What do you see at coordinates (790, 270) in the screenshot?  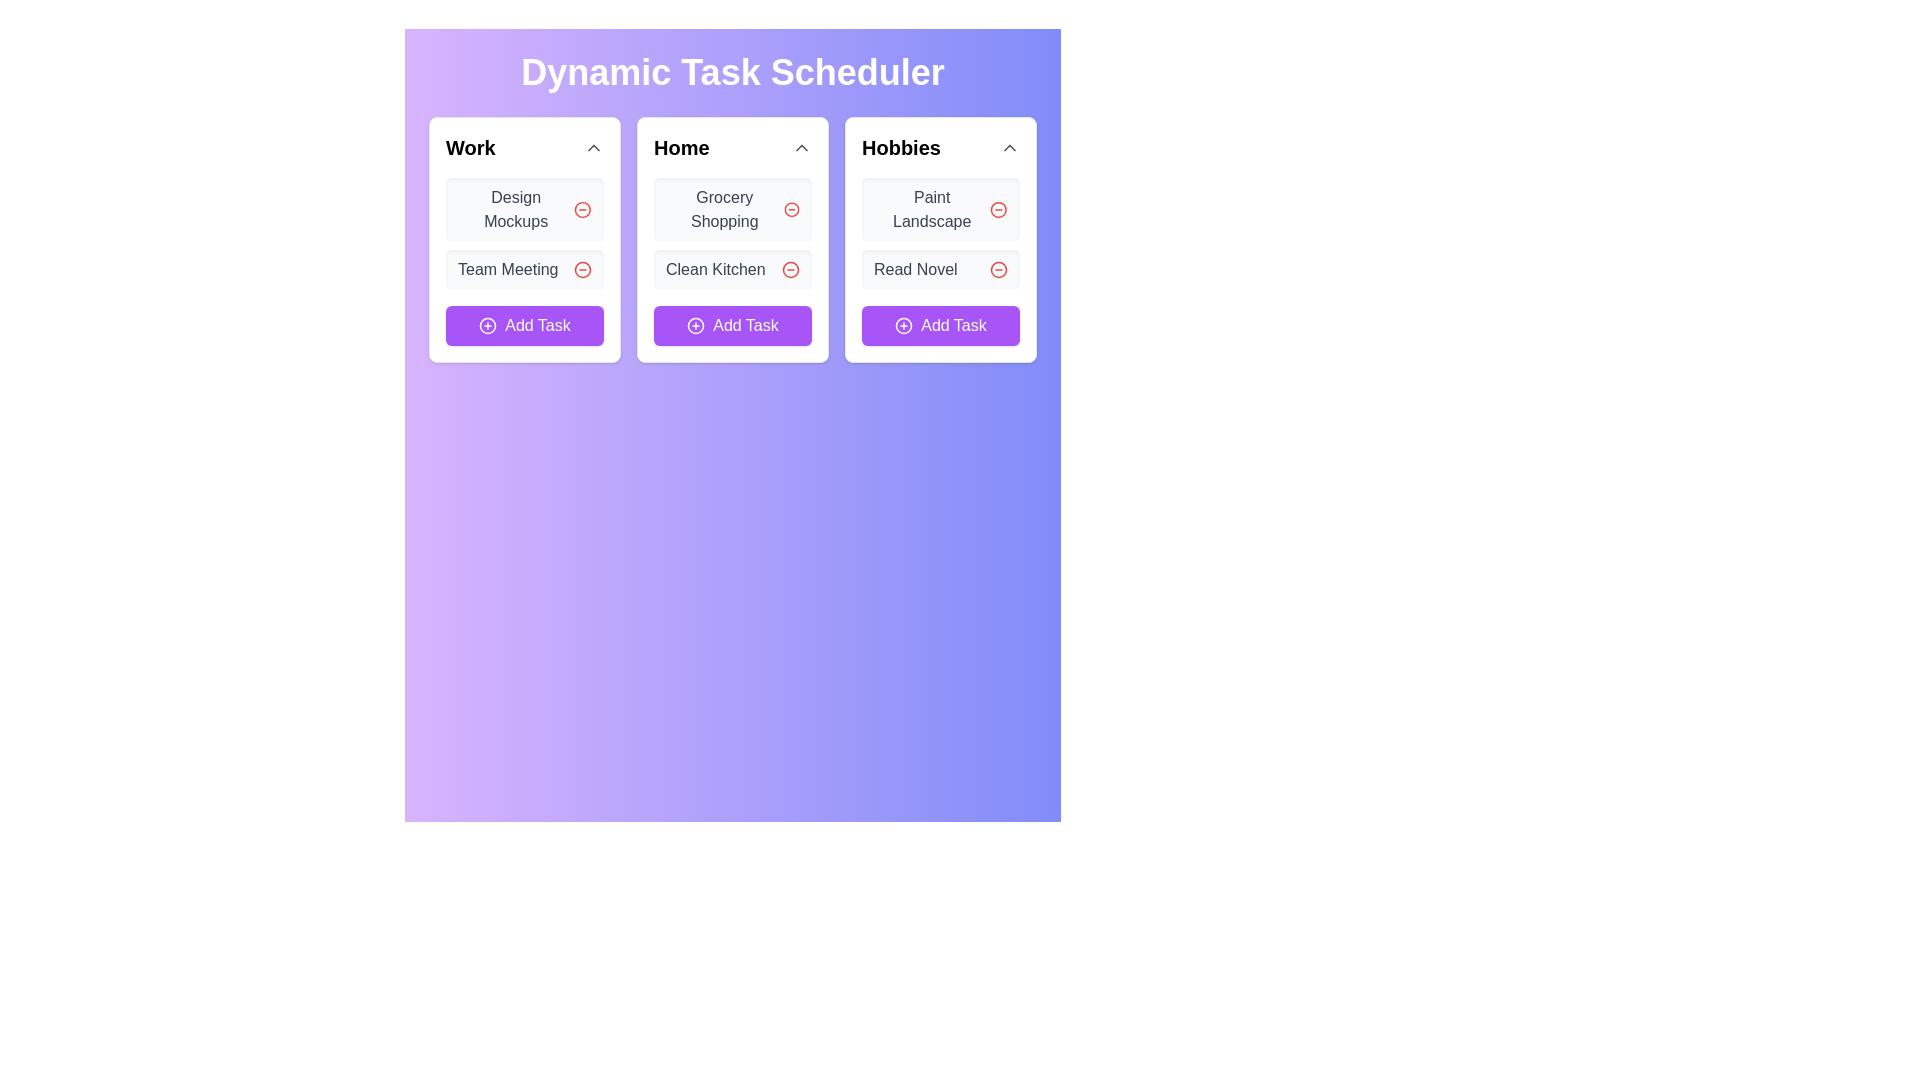 I see `the circular button with a minus sign located in the 'Home' section next to the 'Clean Kitchen' task` at bounding box center [790, 270].